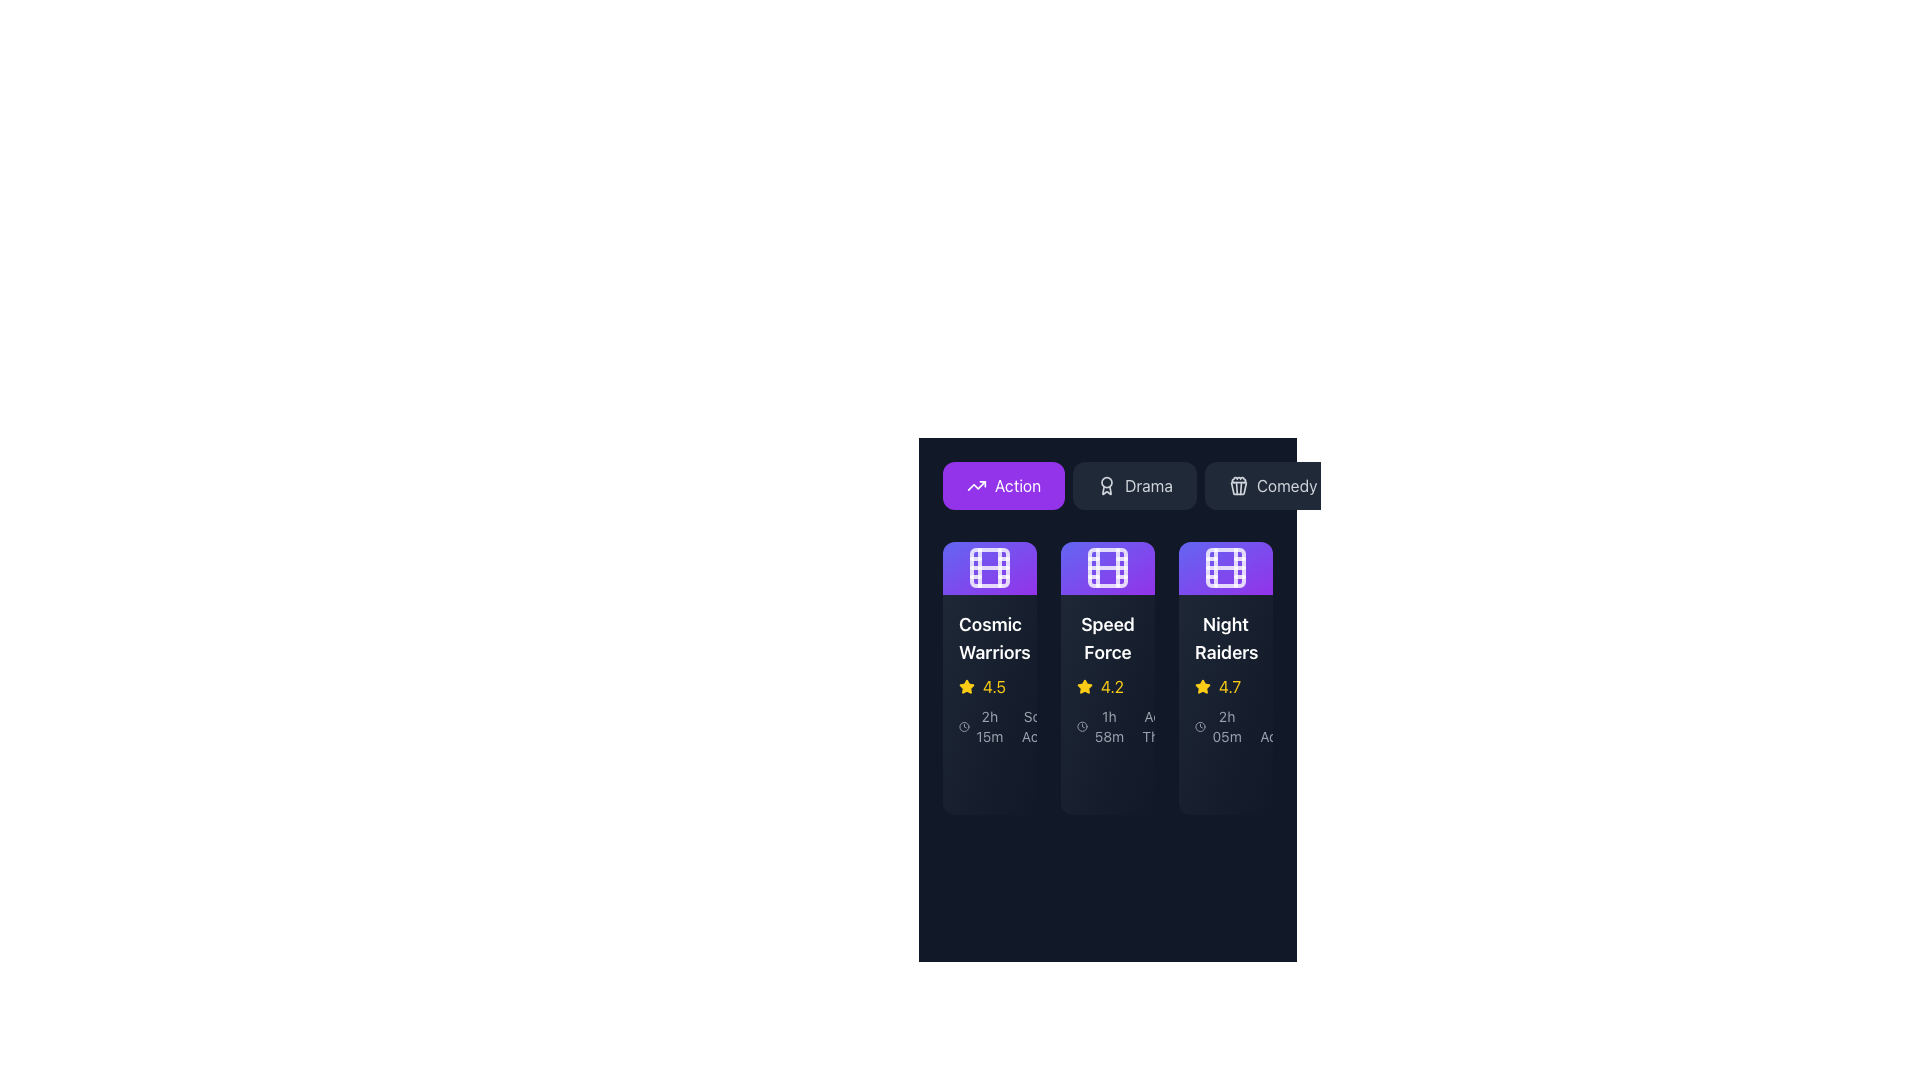  What do you see at coordinates (1200, 726) in the screenshot?
I see `the SVG Clock Icon which visually represents the concept of time, located to the left of the time duration text '2h 05m' within the 'Night Raiders' card` at bounding box center [1200, 726].